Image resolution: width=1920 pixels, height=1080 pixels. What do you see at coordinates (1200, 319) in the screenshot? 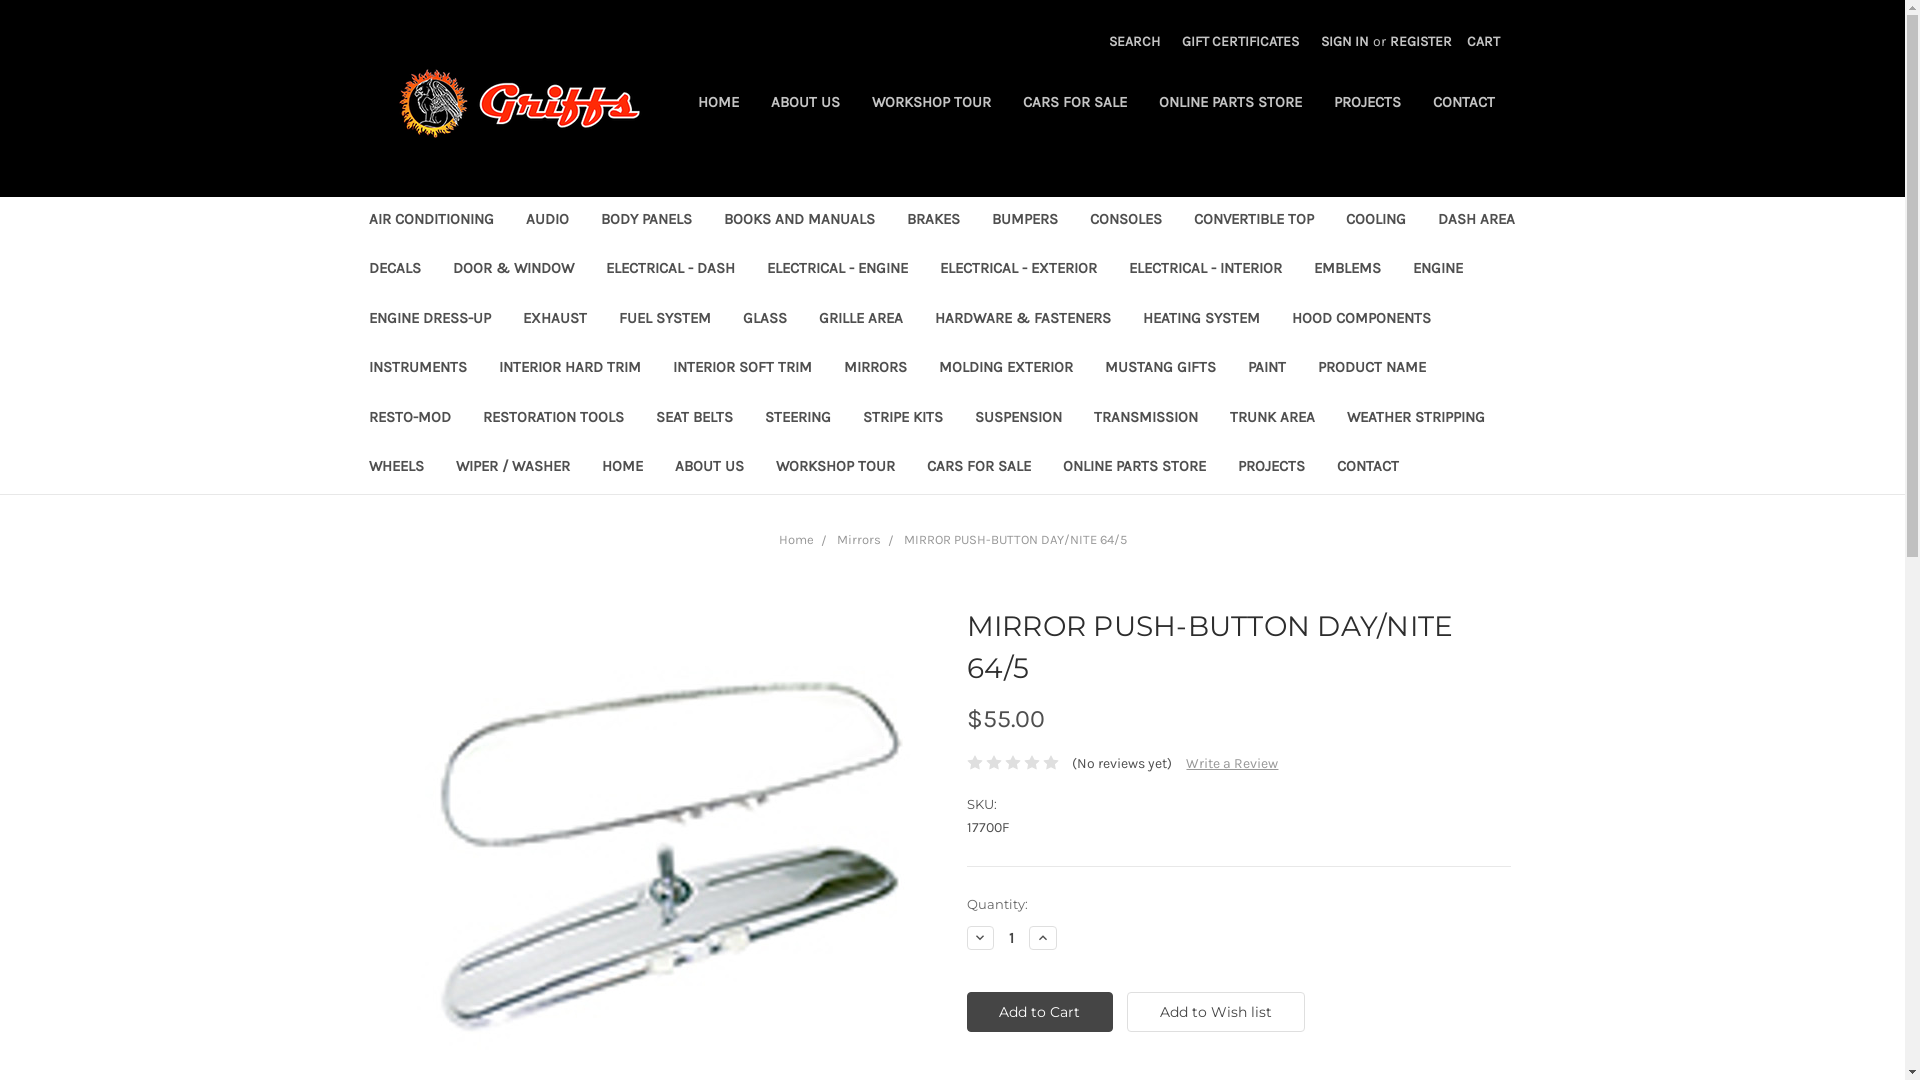
I see `'HEATING SYSTEM'` at bounding box center [1200, 319].